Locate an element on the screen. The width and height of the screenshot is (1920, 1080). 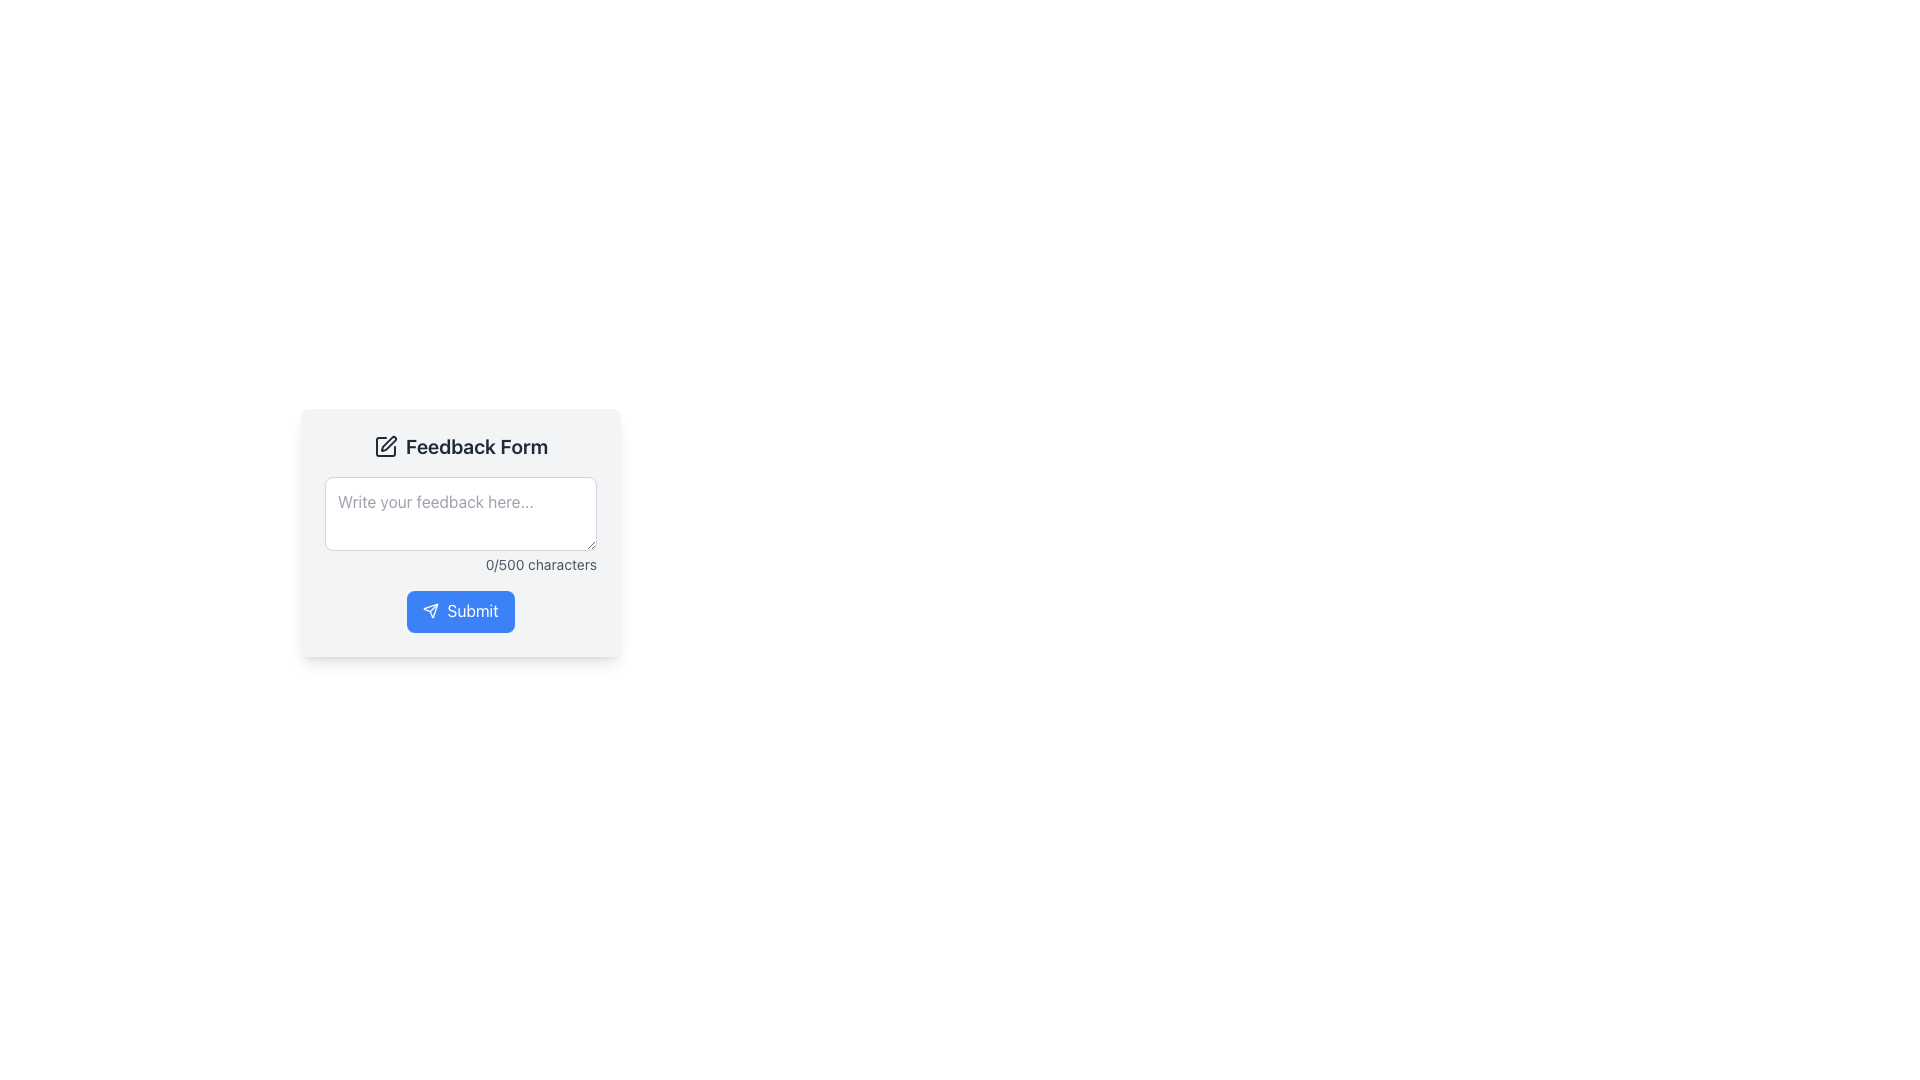
the blue 'Submit' button with a paper airplane icon is located at coordinates (459, 611).